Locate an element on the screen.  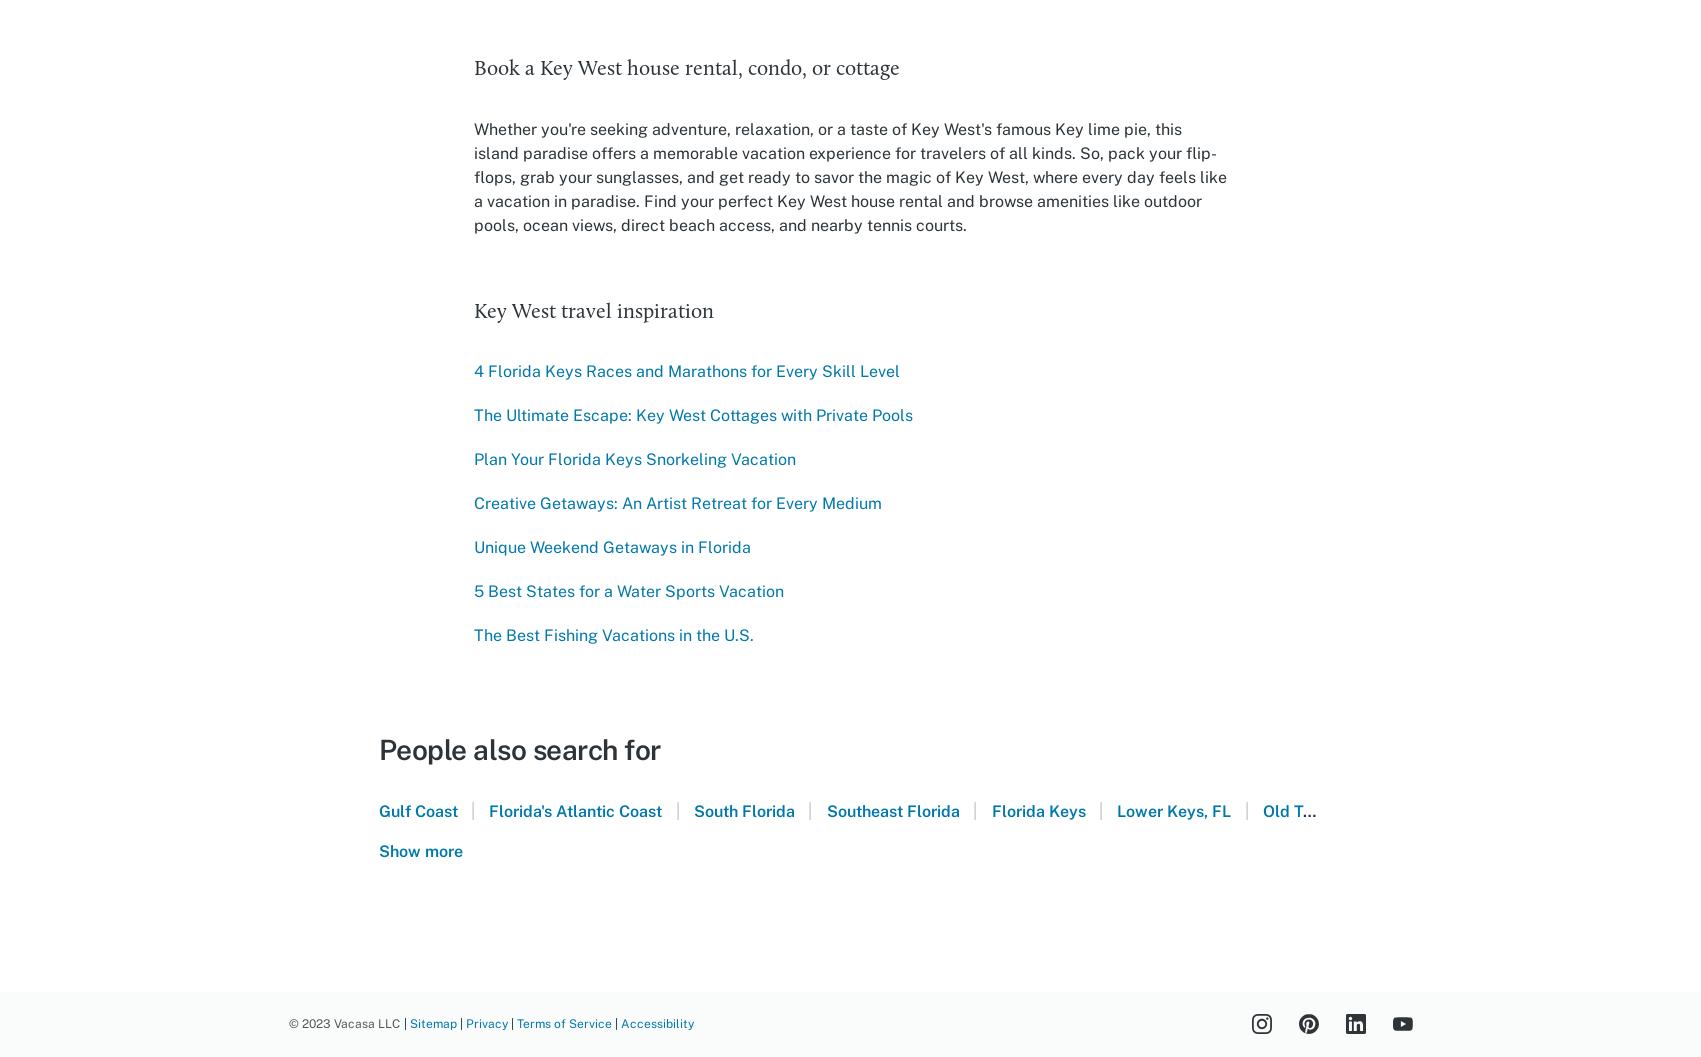
'Plan Your Florida Keys Snorkeling Vacation' is located at coordinates (632, 459).